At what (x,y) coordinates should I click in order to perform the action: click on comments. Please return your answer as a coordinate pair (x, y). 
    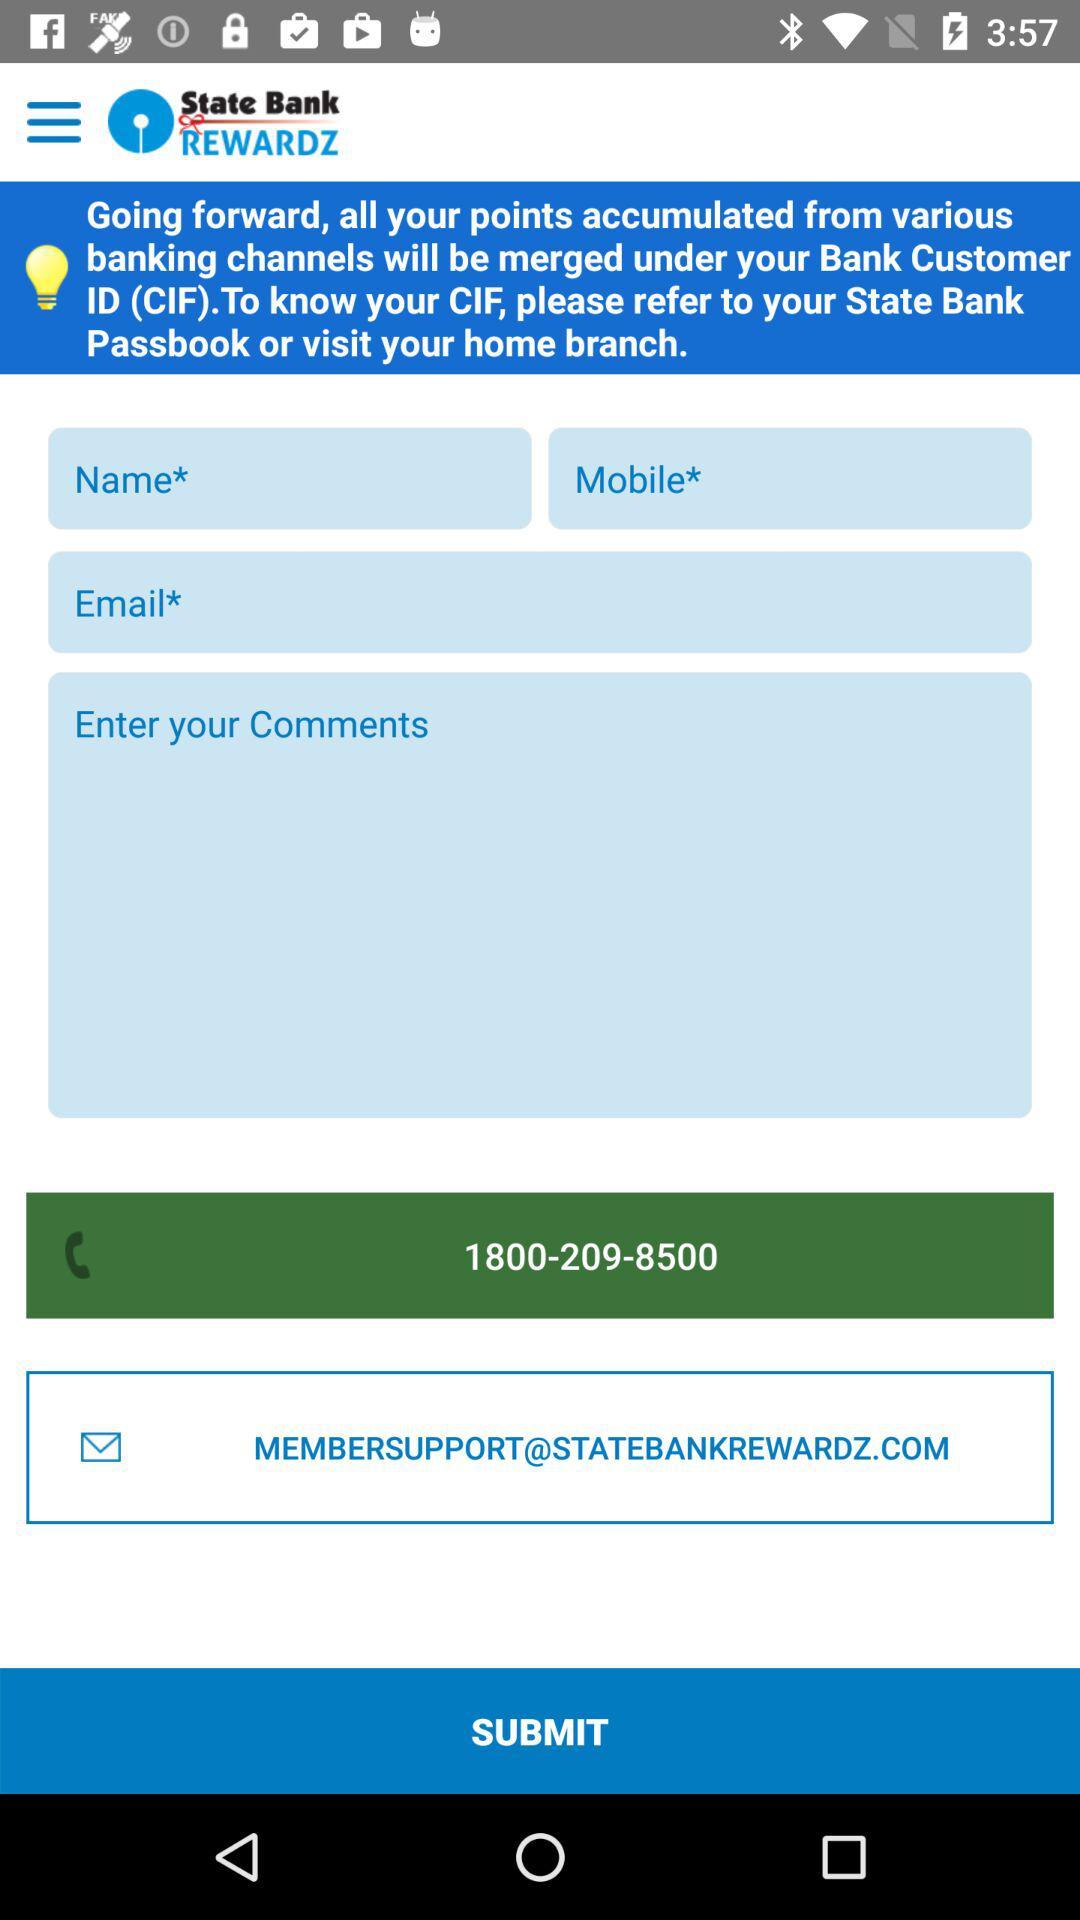
    Looking at the image, I should click on (540, 894).